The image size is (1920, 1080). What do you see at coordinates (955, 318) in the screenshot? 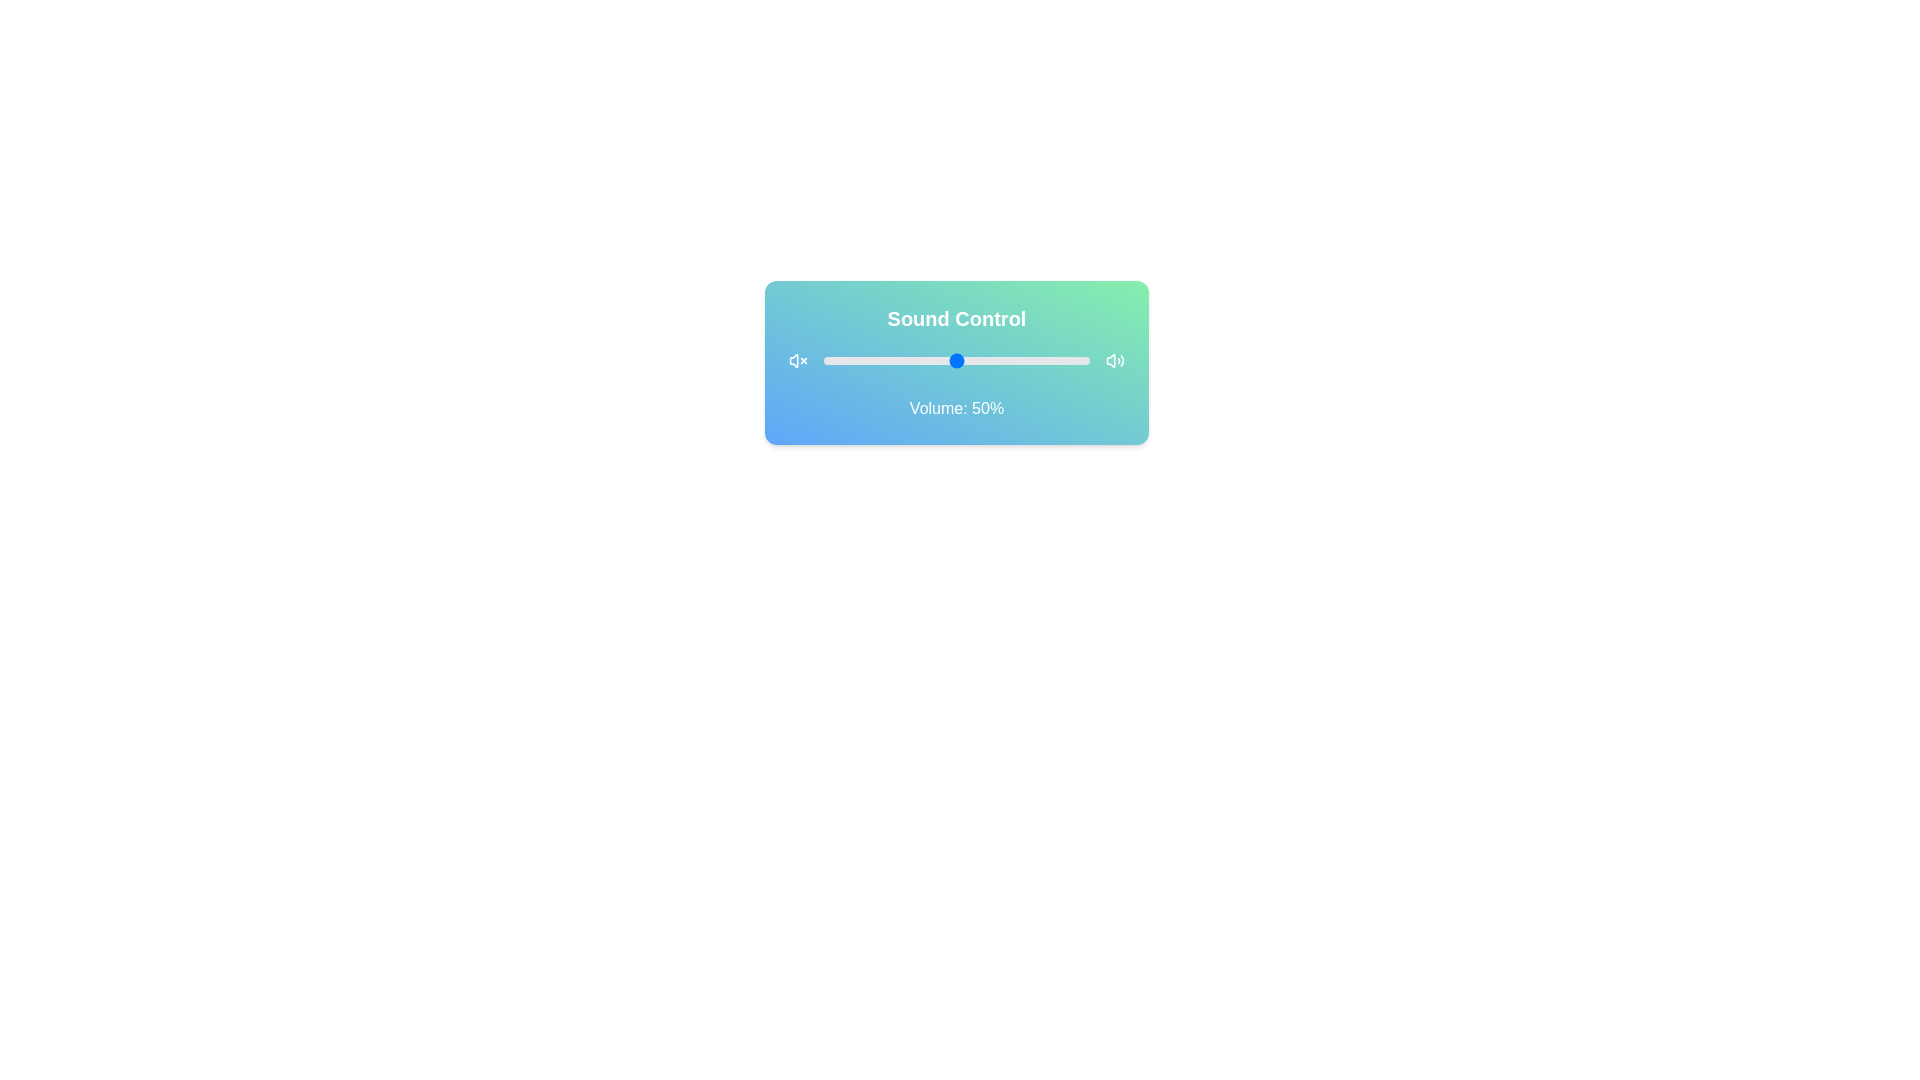
I see `the 'Sound Control' text element, which is prominently displayed in a rounded panel at the top center of the gradient-colored panel` at bounding box center [955, 318].